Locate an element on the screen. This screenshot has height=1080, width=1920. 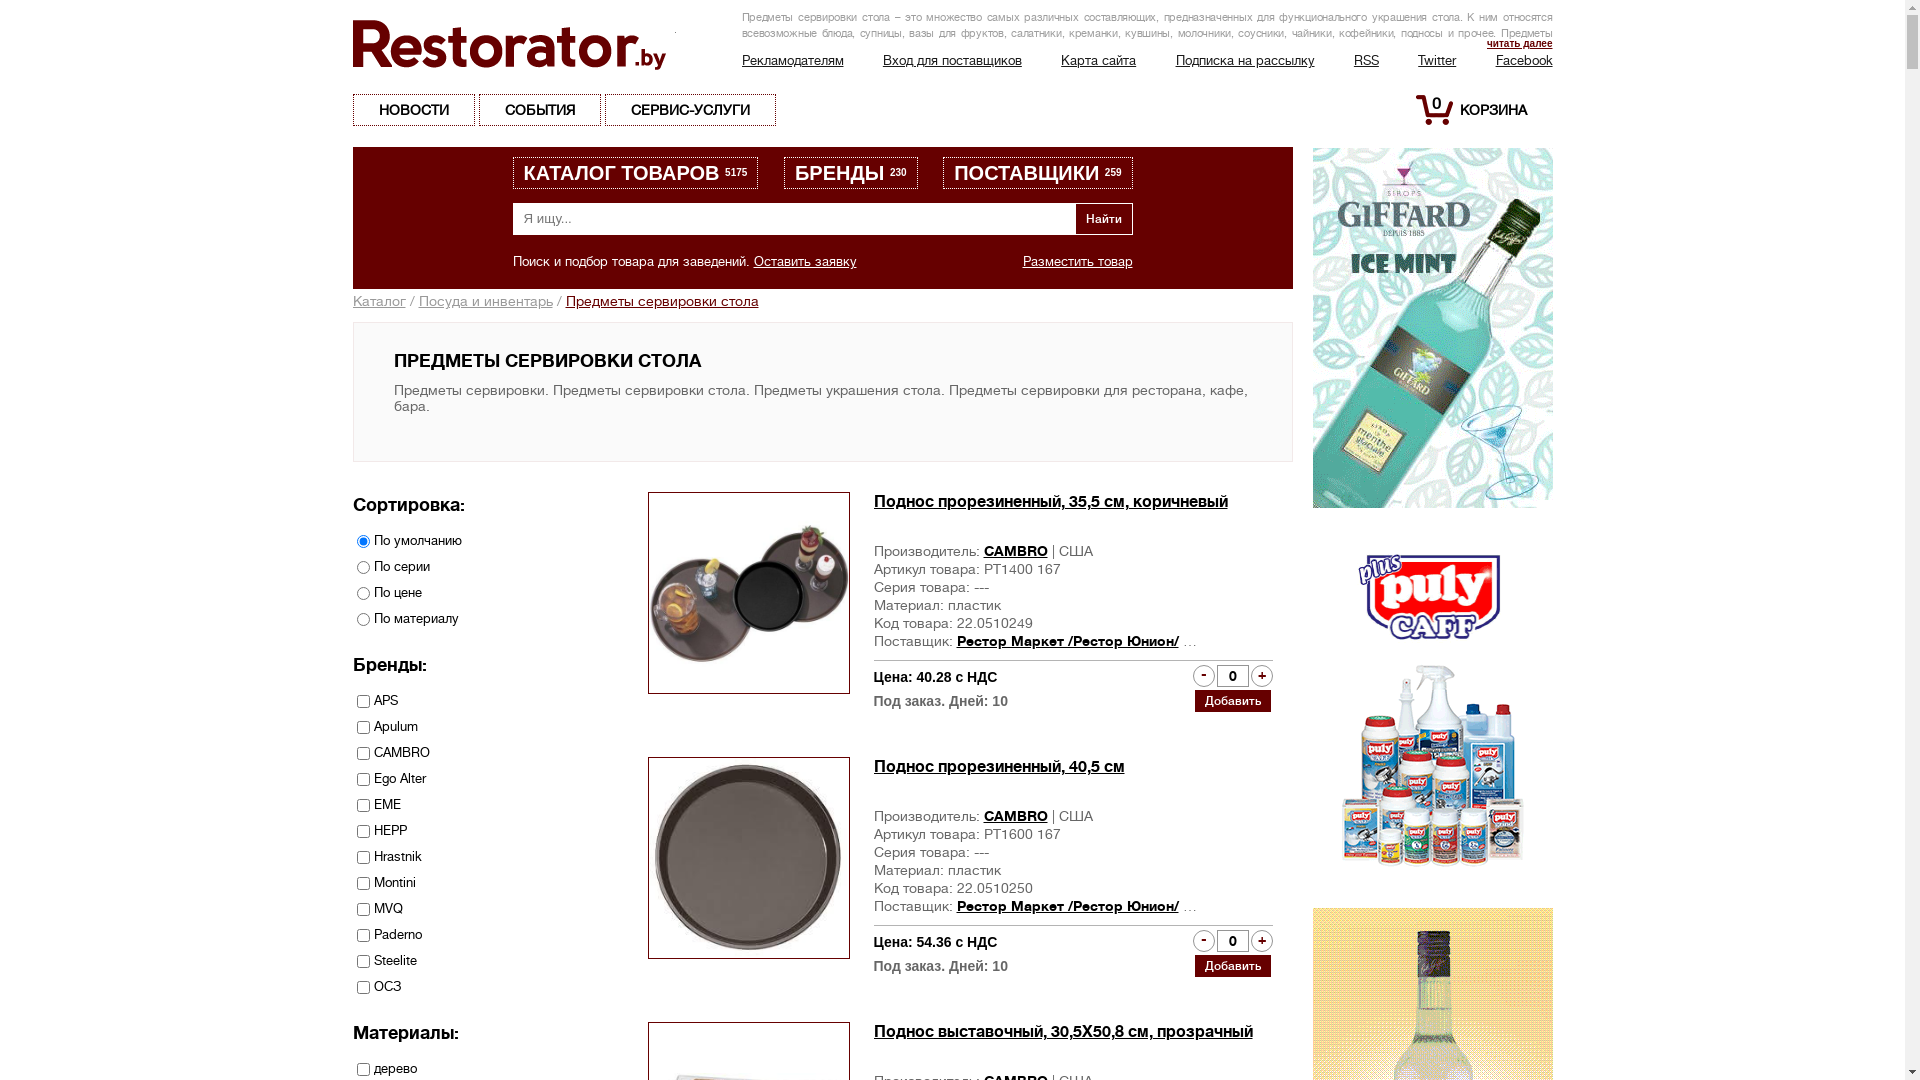
'+' is located at coordinates (1248, 675).